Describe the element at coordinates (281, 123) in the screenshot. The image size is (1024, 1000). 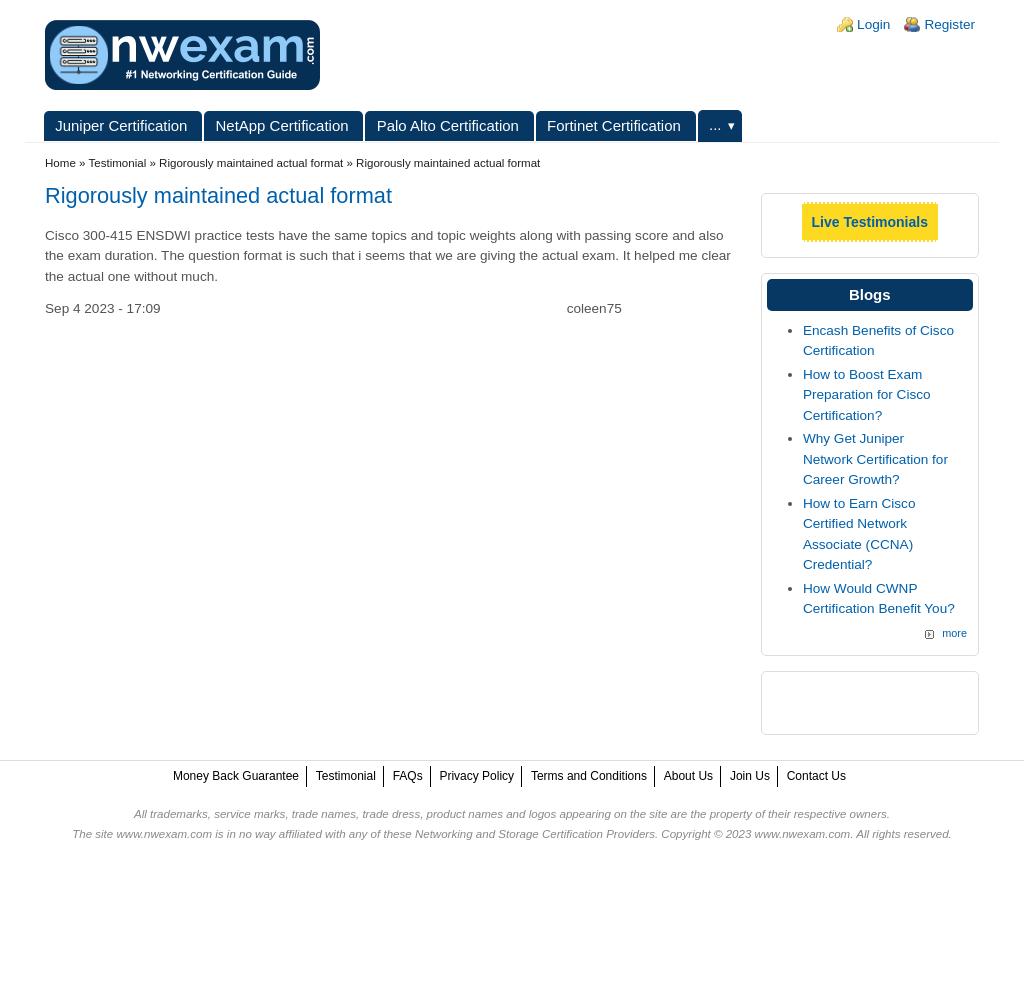
I see `'NetApp Certification'` at that location.